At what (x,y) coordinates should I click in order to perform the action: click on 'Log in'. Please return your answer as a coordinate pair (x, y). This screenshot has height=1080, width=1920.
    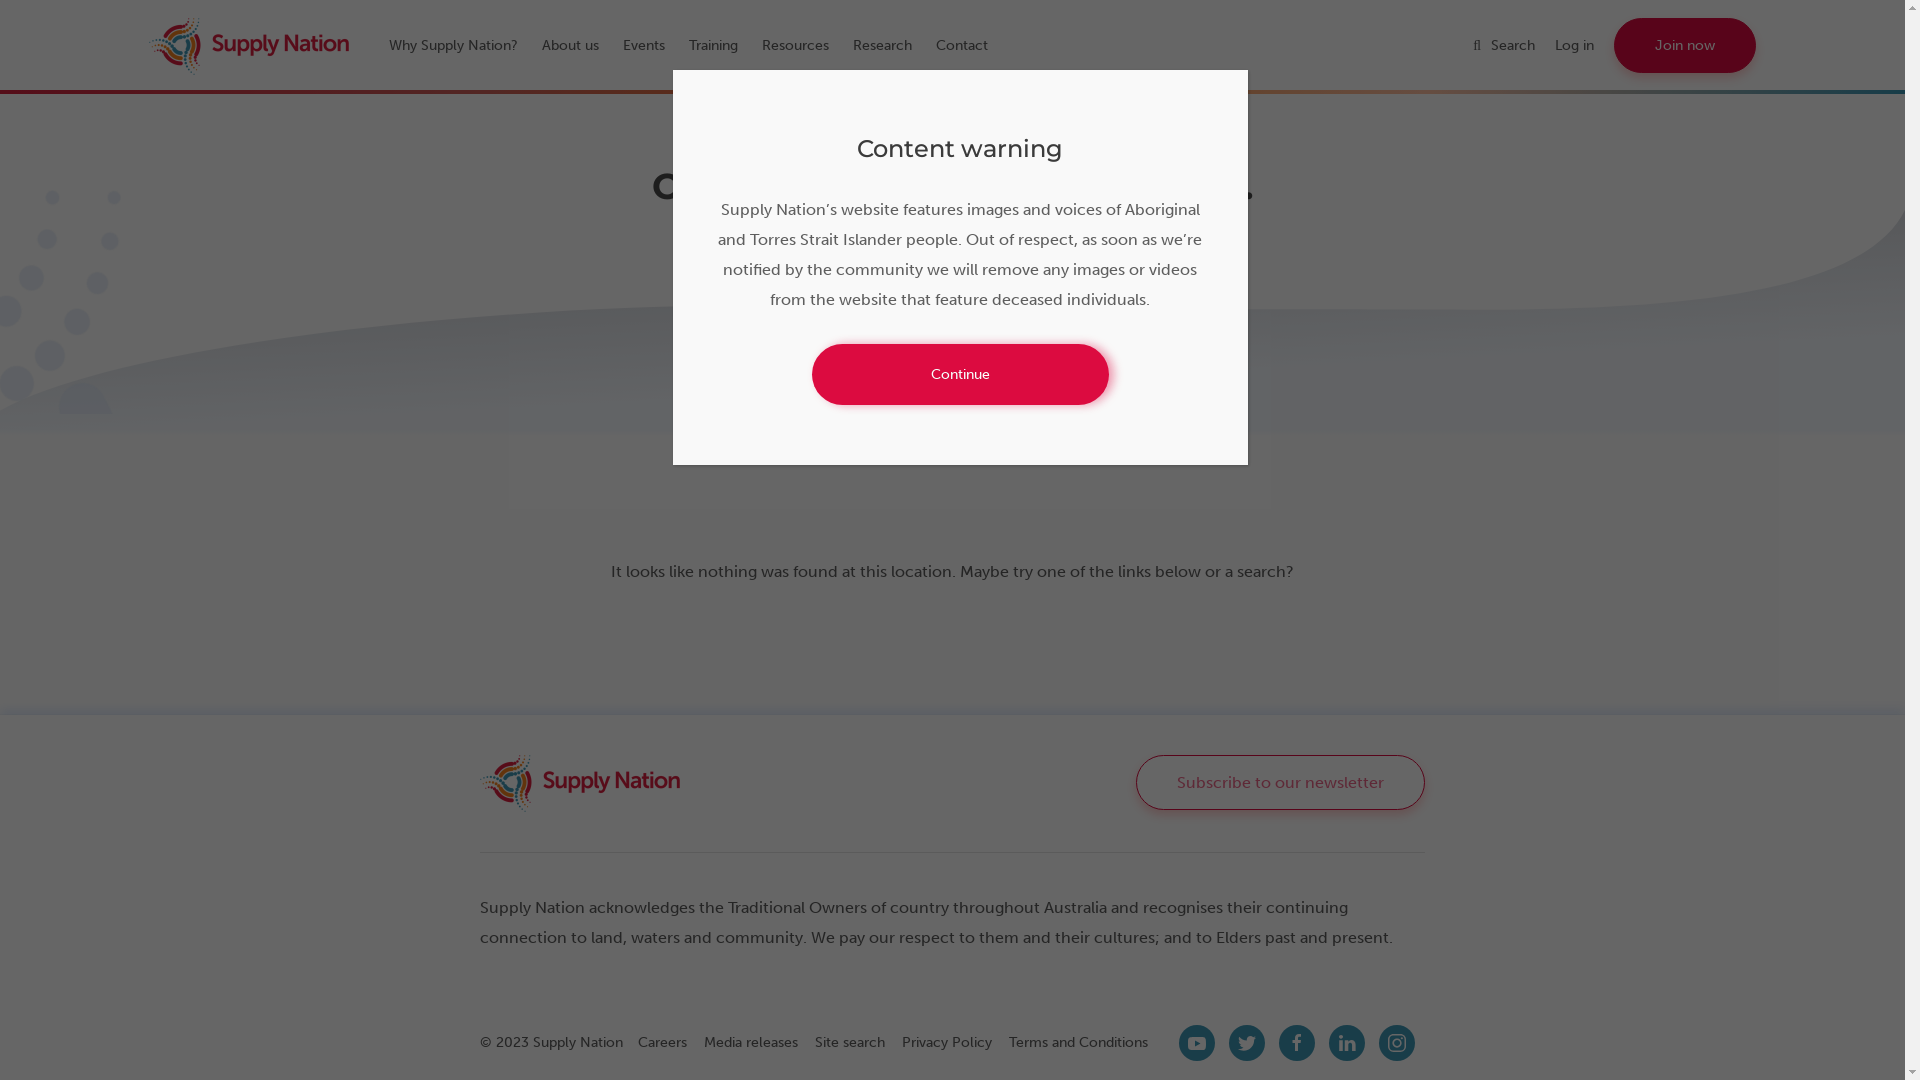
    Looking at the image, I should click on (1554, 45).